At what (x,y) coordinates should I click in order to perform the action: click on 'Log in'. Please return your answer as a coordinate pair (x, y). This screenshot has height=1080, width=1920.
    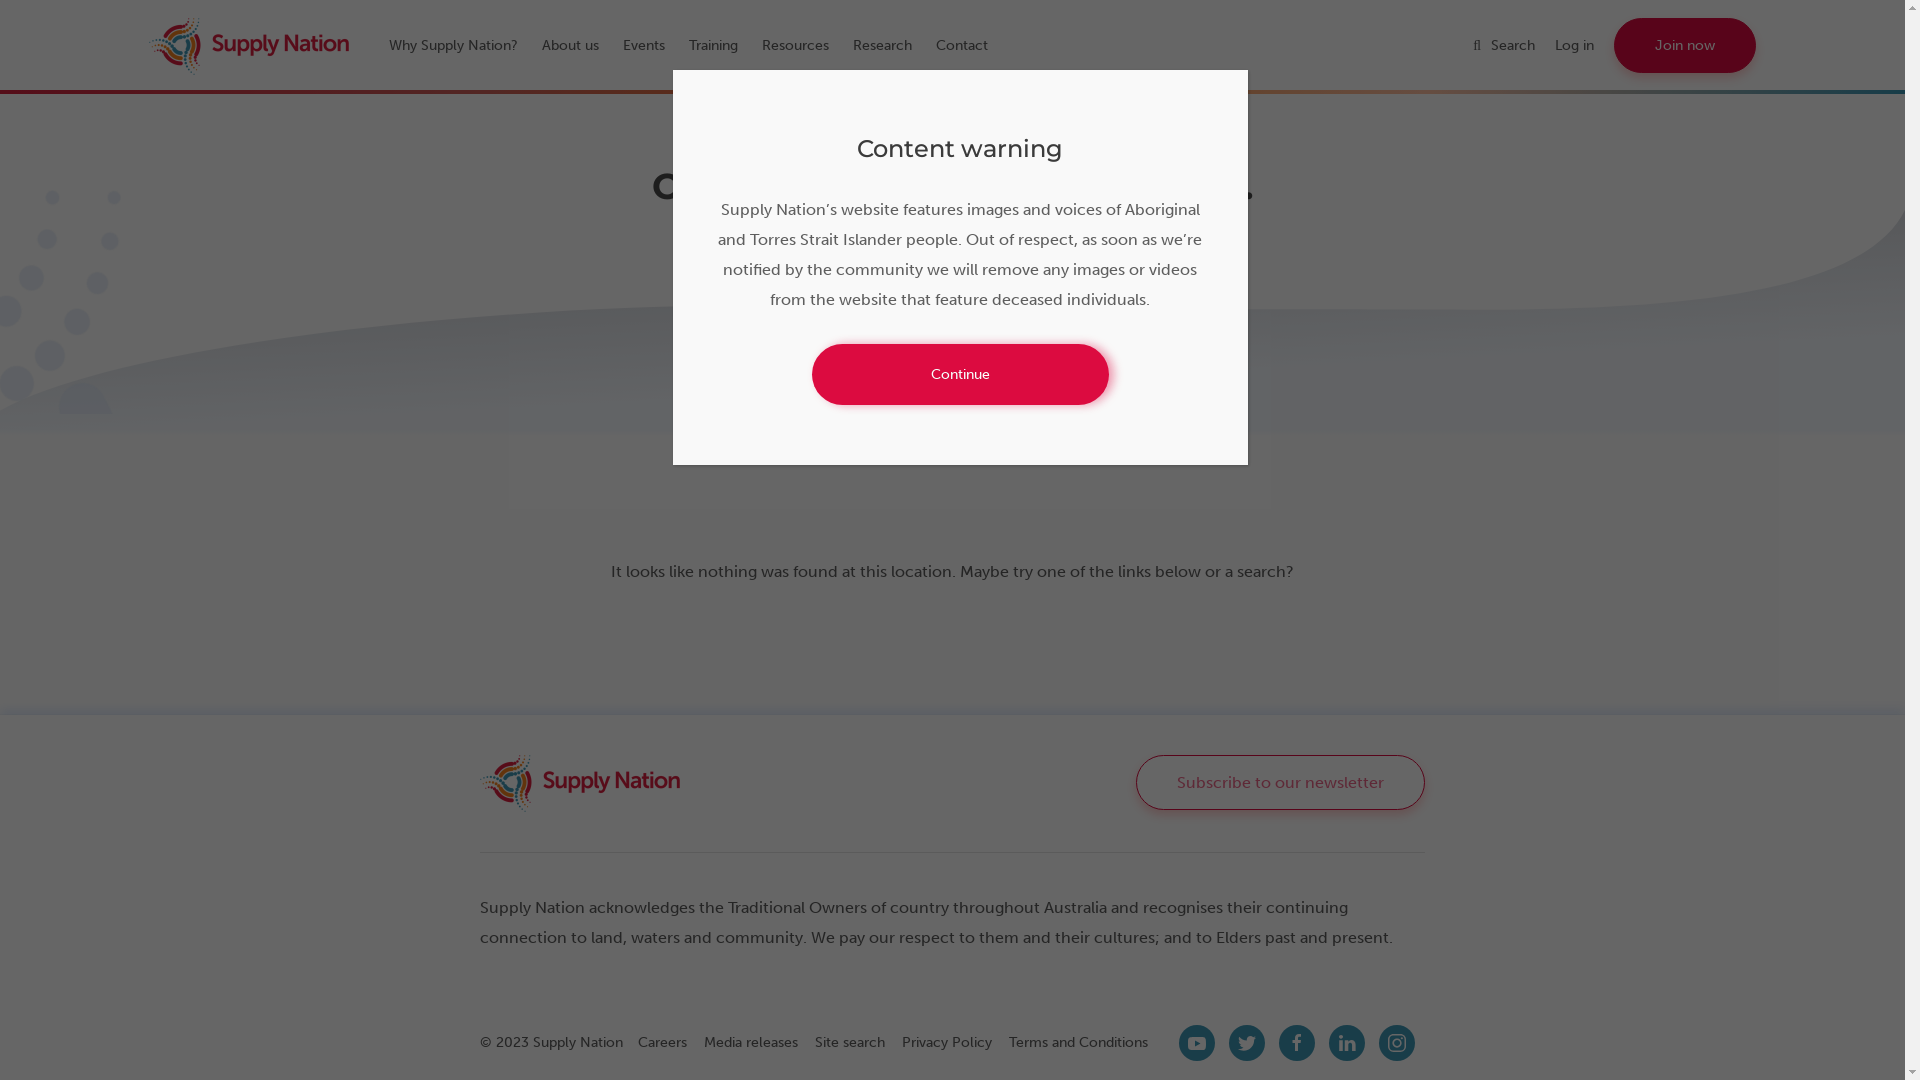
    Looking at the image, I should click on (1554, 45).